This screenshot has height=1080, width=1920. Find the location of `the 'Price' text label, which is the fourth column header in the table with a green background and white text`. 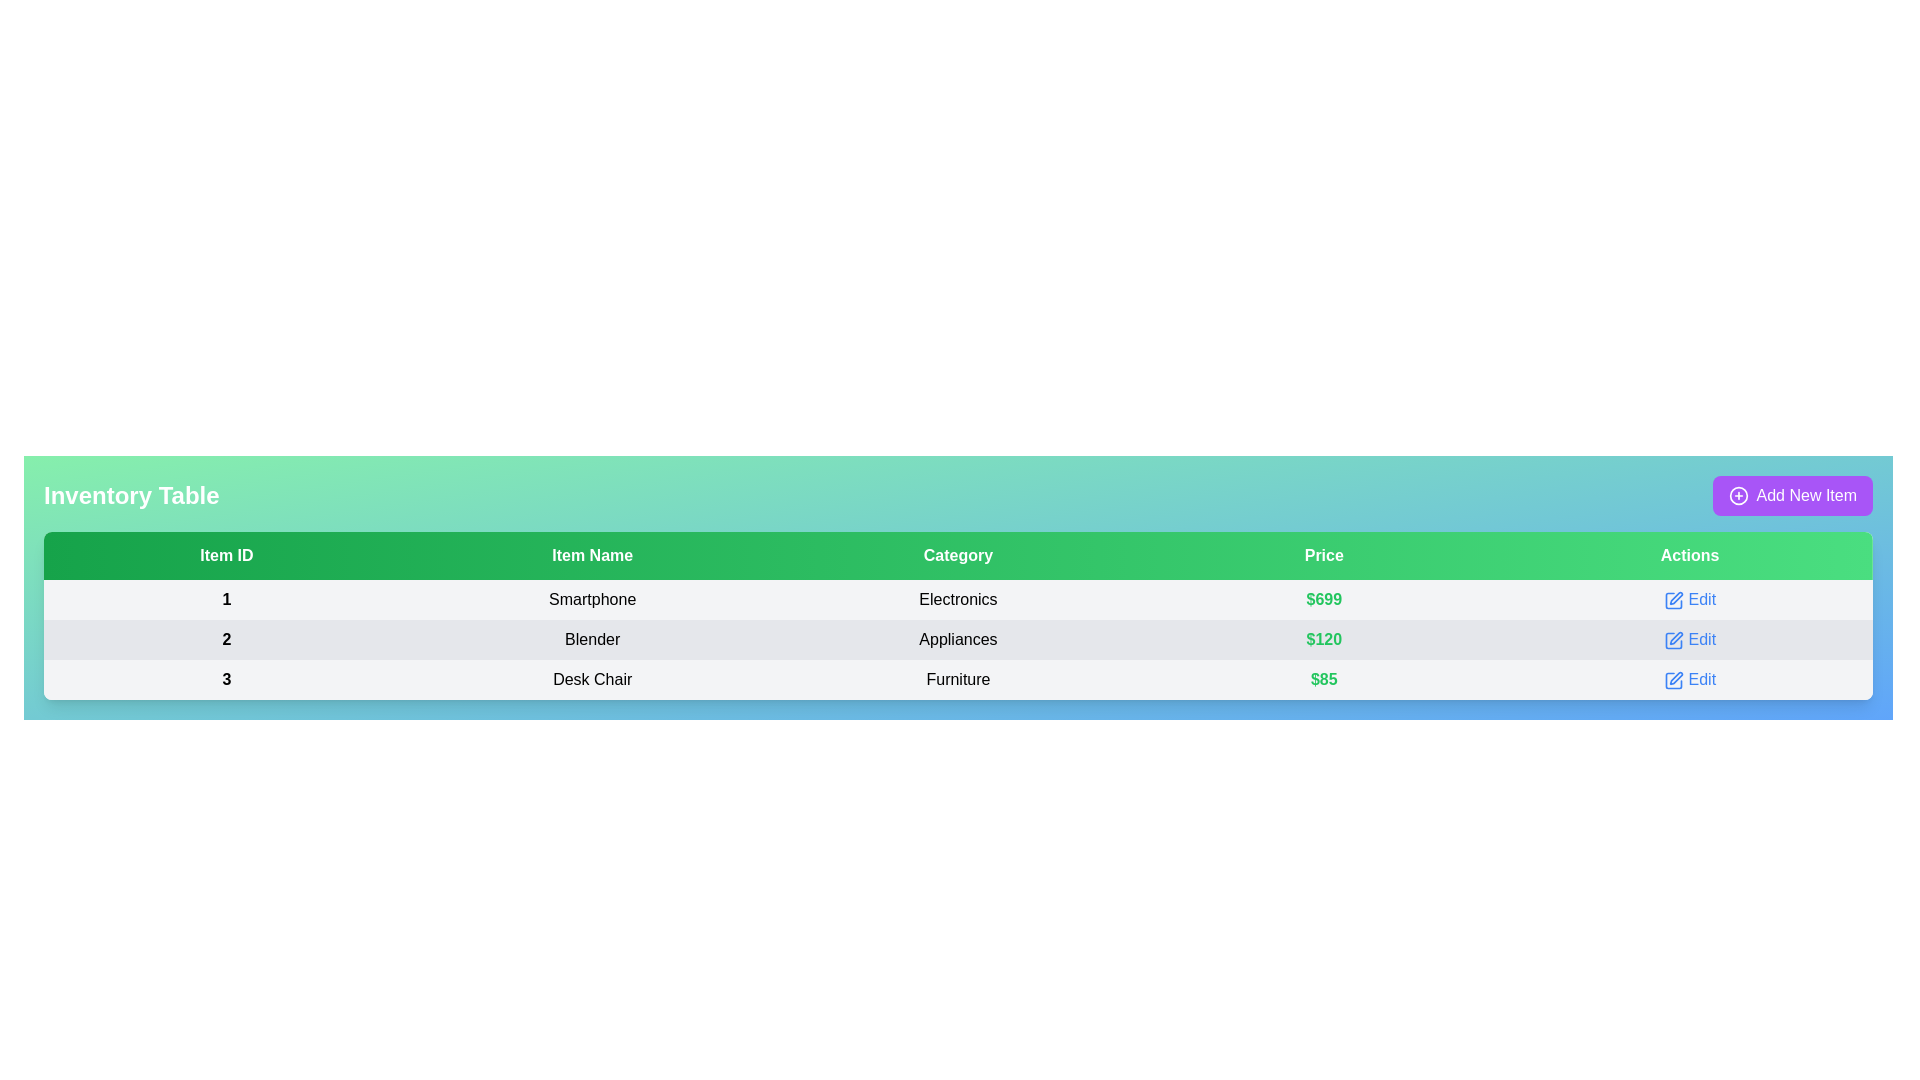

the 'Price' text label, which is the fourth column header in the table with a green background and white text is located at coordinates (1324, 555).